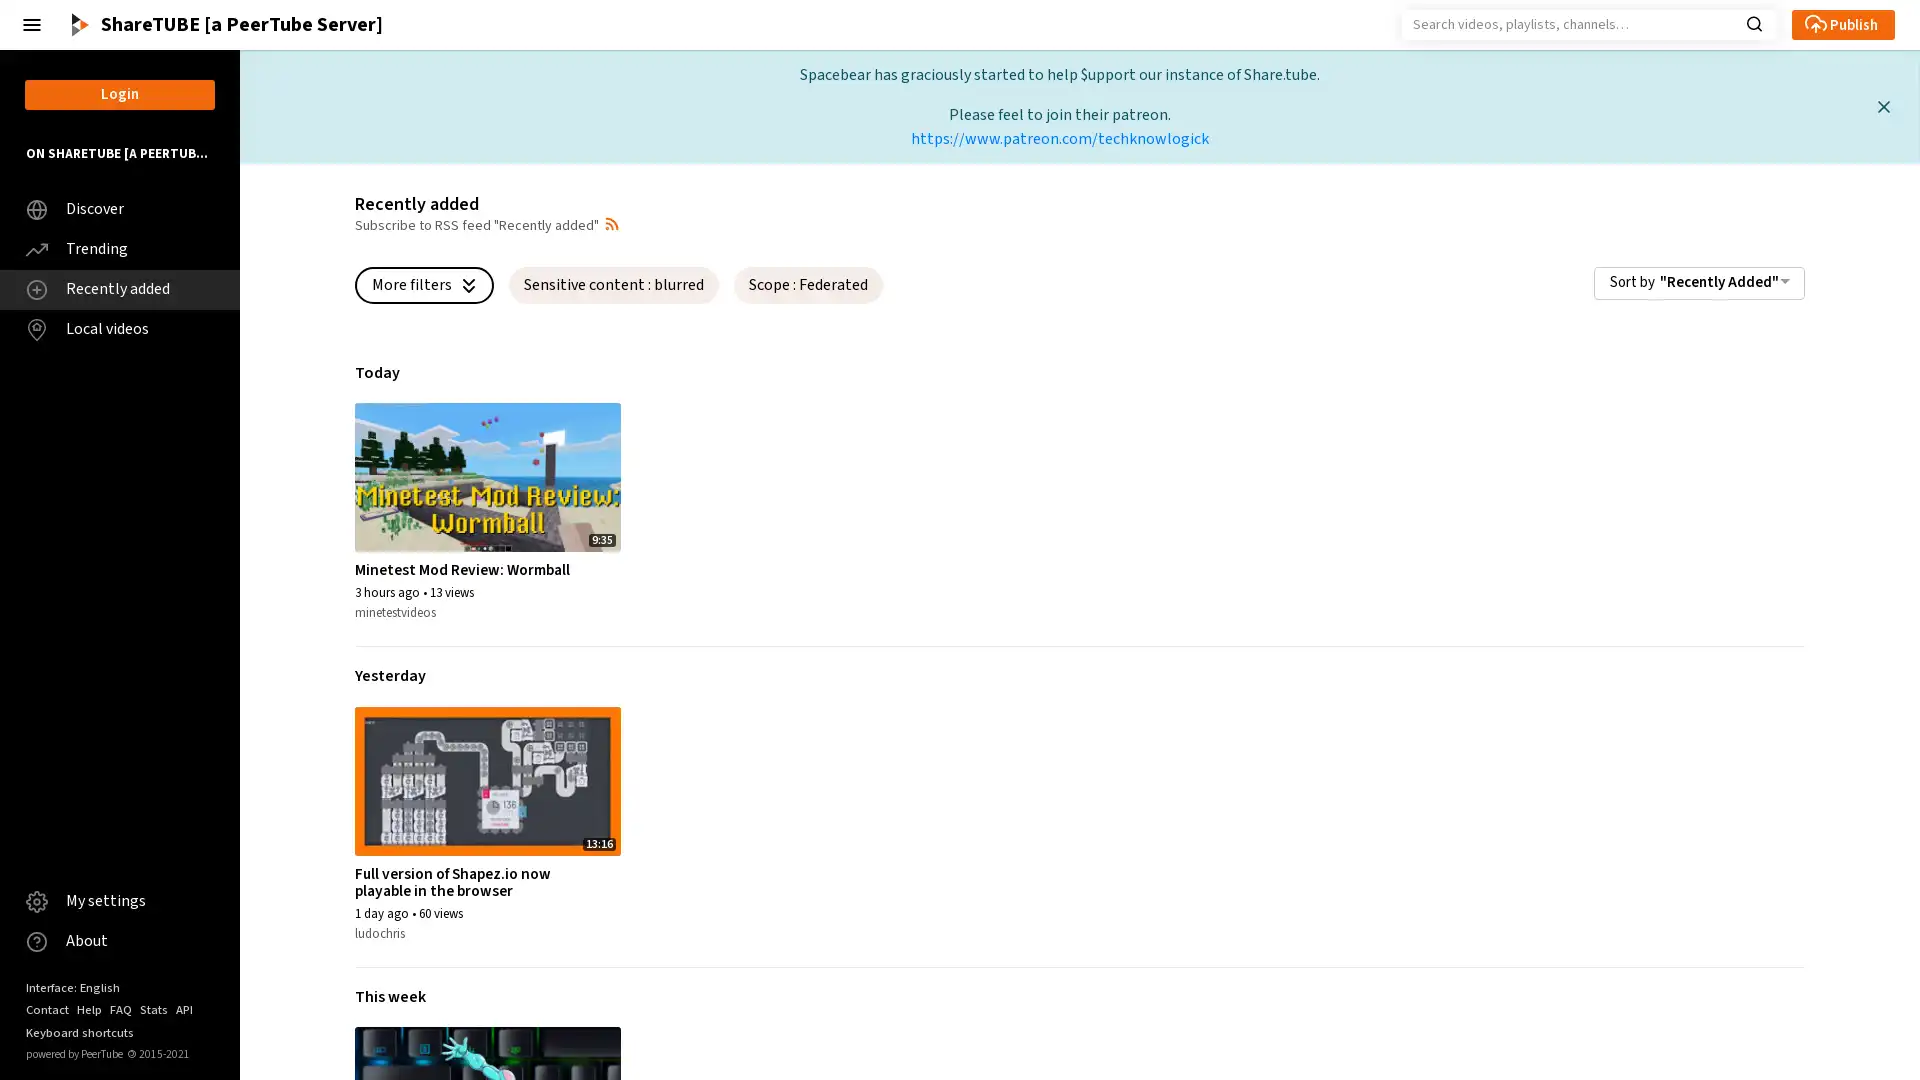  What do you see at coordinates (32, 24) in the screenshot?
I see `Close the left menu` at bounding box center [32, 24].